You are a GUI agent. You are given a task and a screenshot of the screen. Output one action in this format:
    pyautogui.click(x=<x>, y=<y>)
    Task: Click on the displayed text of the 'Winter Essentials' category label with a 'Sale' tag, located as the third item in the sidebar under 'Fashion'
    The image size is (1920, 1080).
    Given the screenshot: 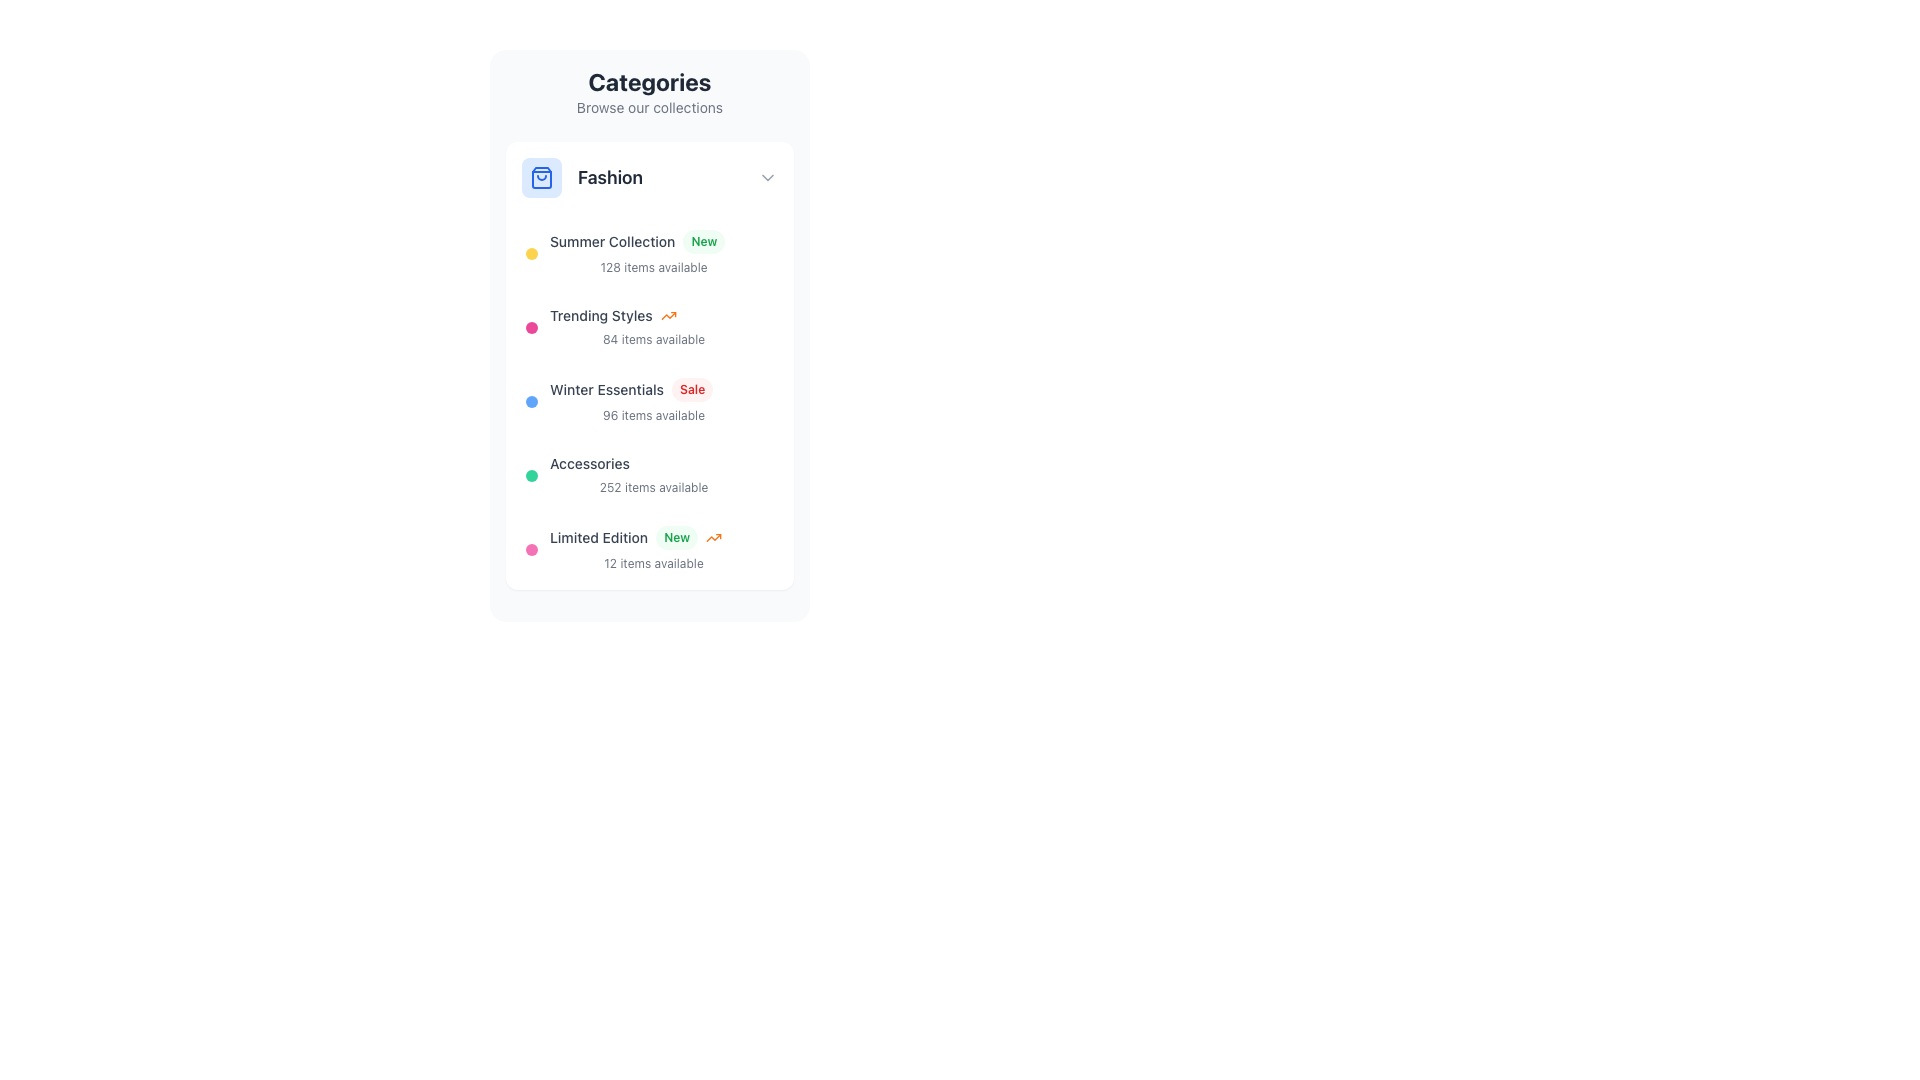 What is the action you would take?
    pyautogui.click(x=653, y=389)
    